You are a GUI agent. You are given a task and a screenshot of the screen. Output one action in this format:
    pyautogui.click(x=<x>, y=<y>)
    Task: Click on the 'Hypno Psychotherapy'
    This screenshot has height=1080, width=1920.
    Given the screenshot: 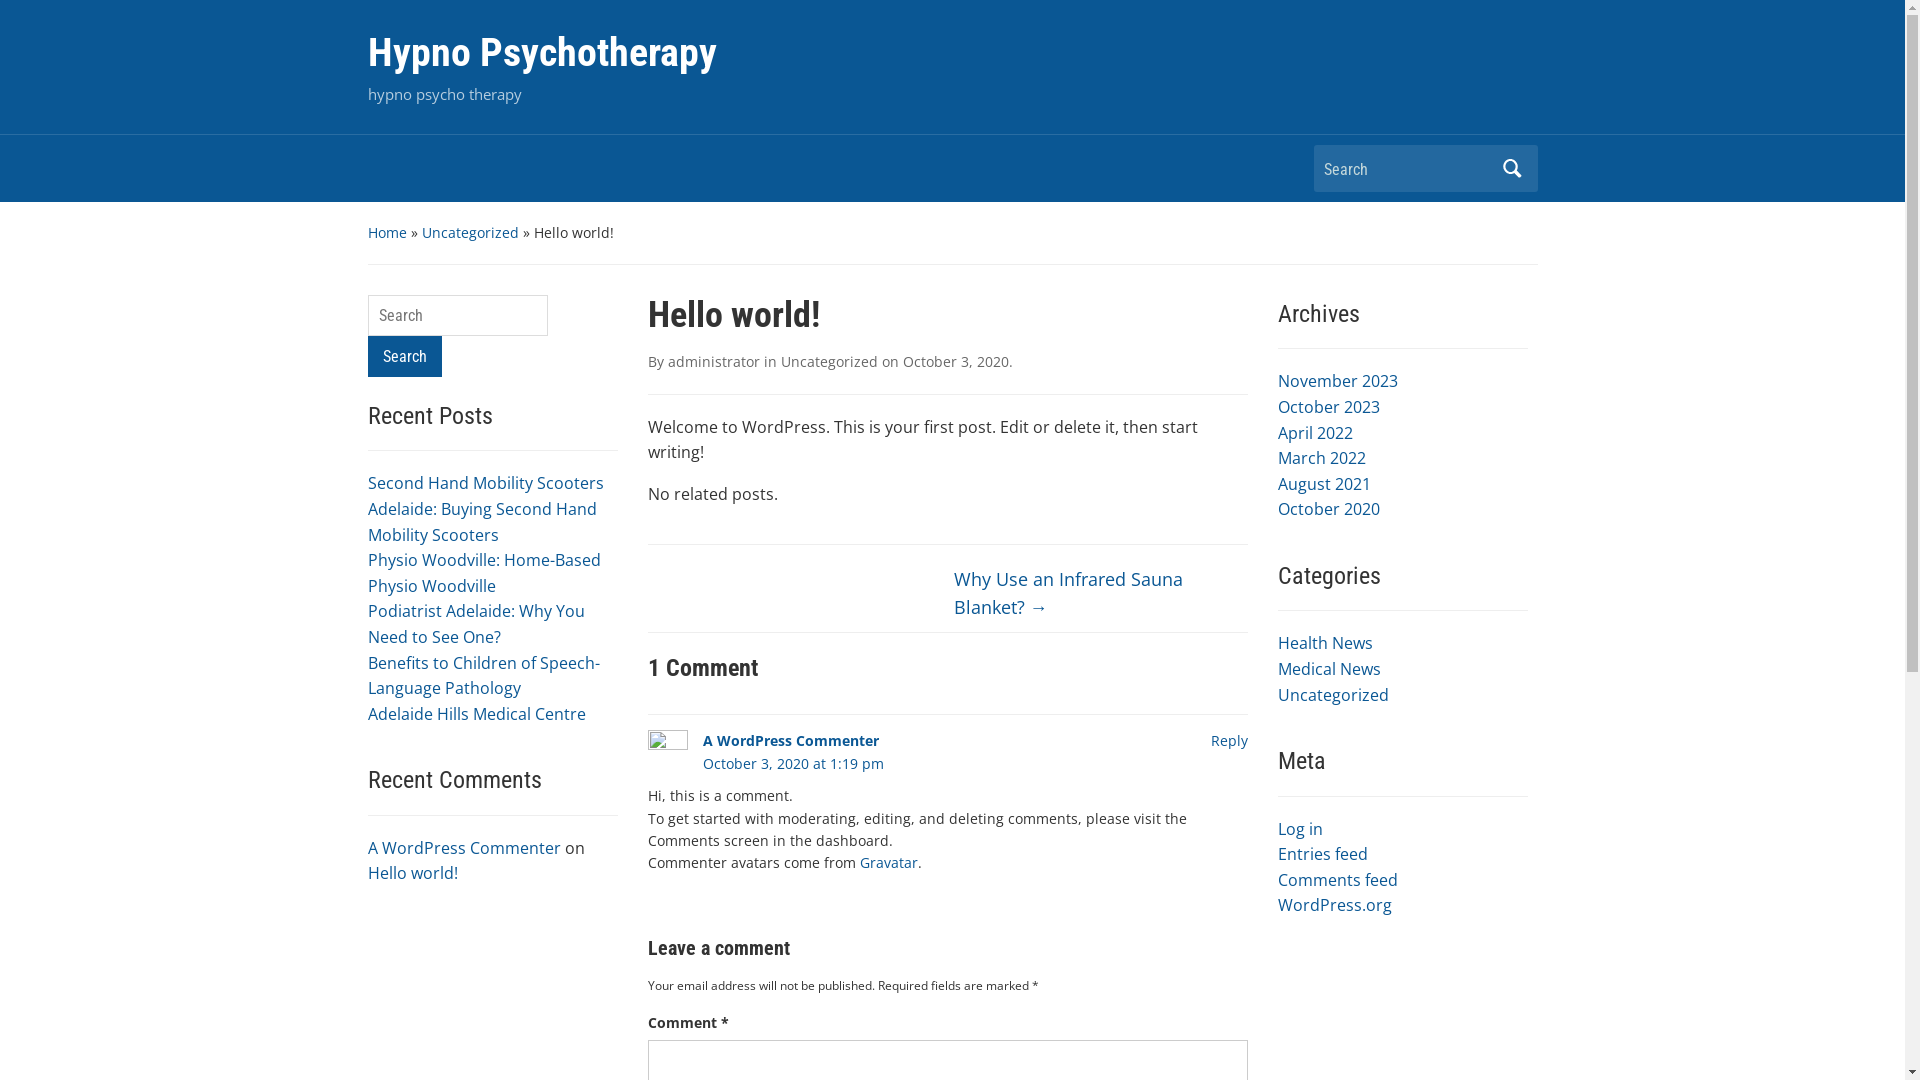 What is the action you would take?
    pyautogui.click(x=542, y=51)
    